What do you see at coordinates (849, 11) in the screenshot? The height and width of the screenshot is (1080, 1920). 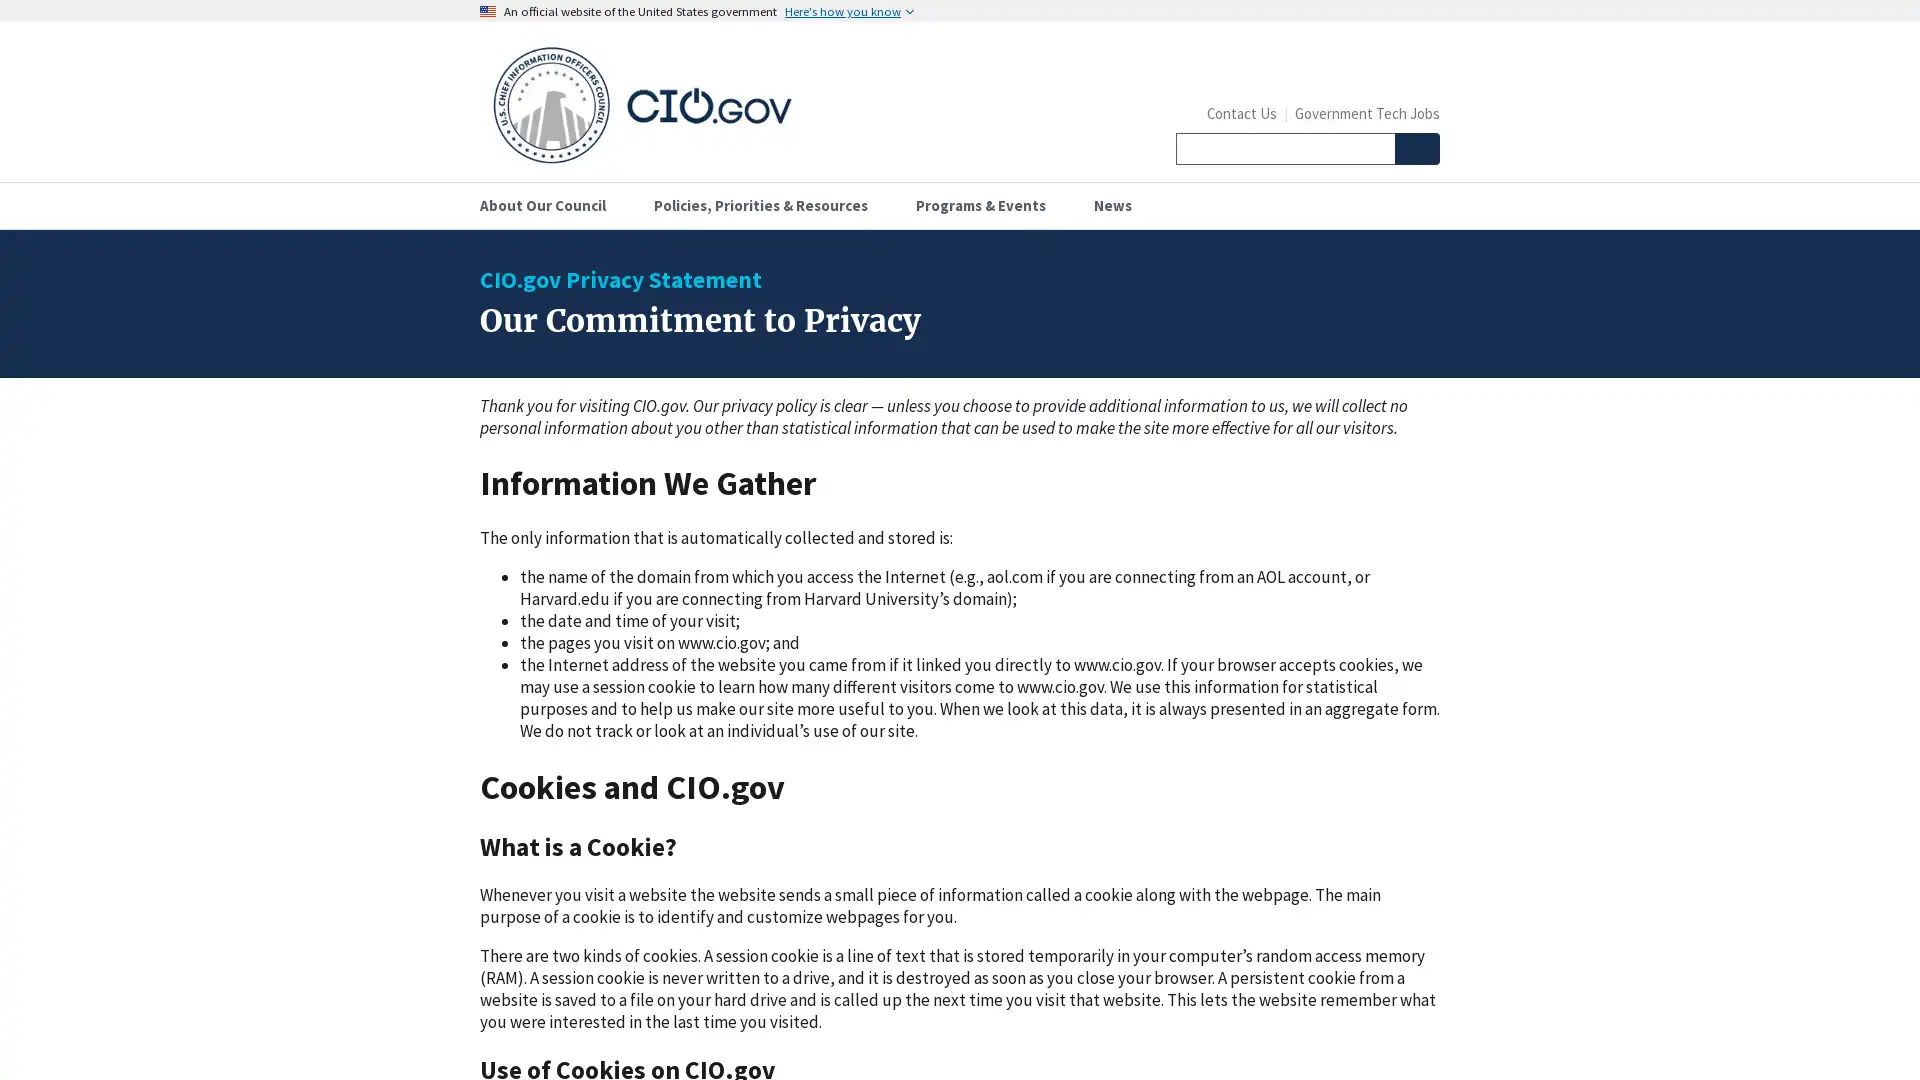 I see `Here's how you know` at bounding box center [849, 11].